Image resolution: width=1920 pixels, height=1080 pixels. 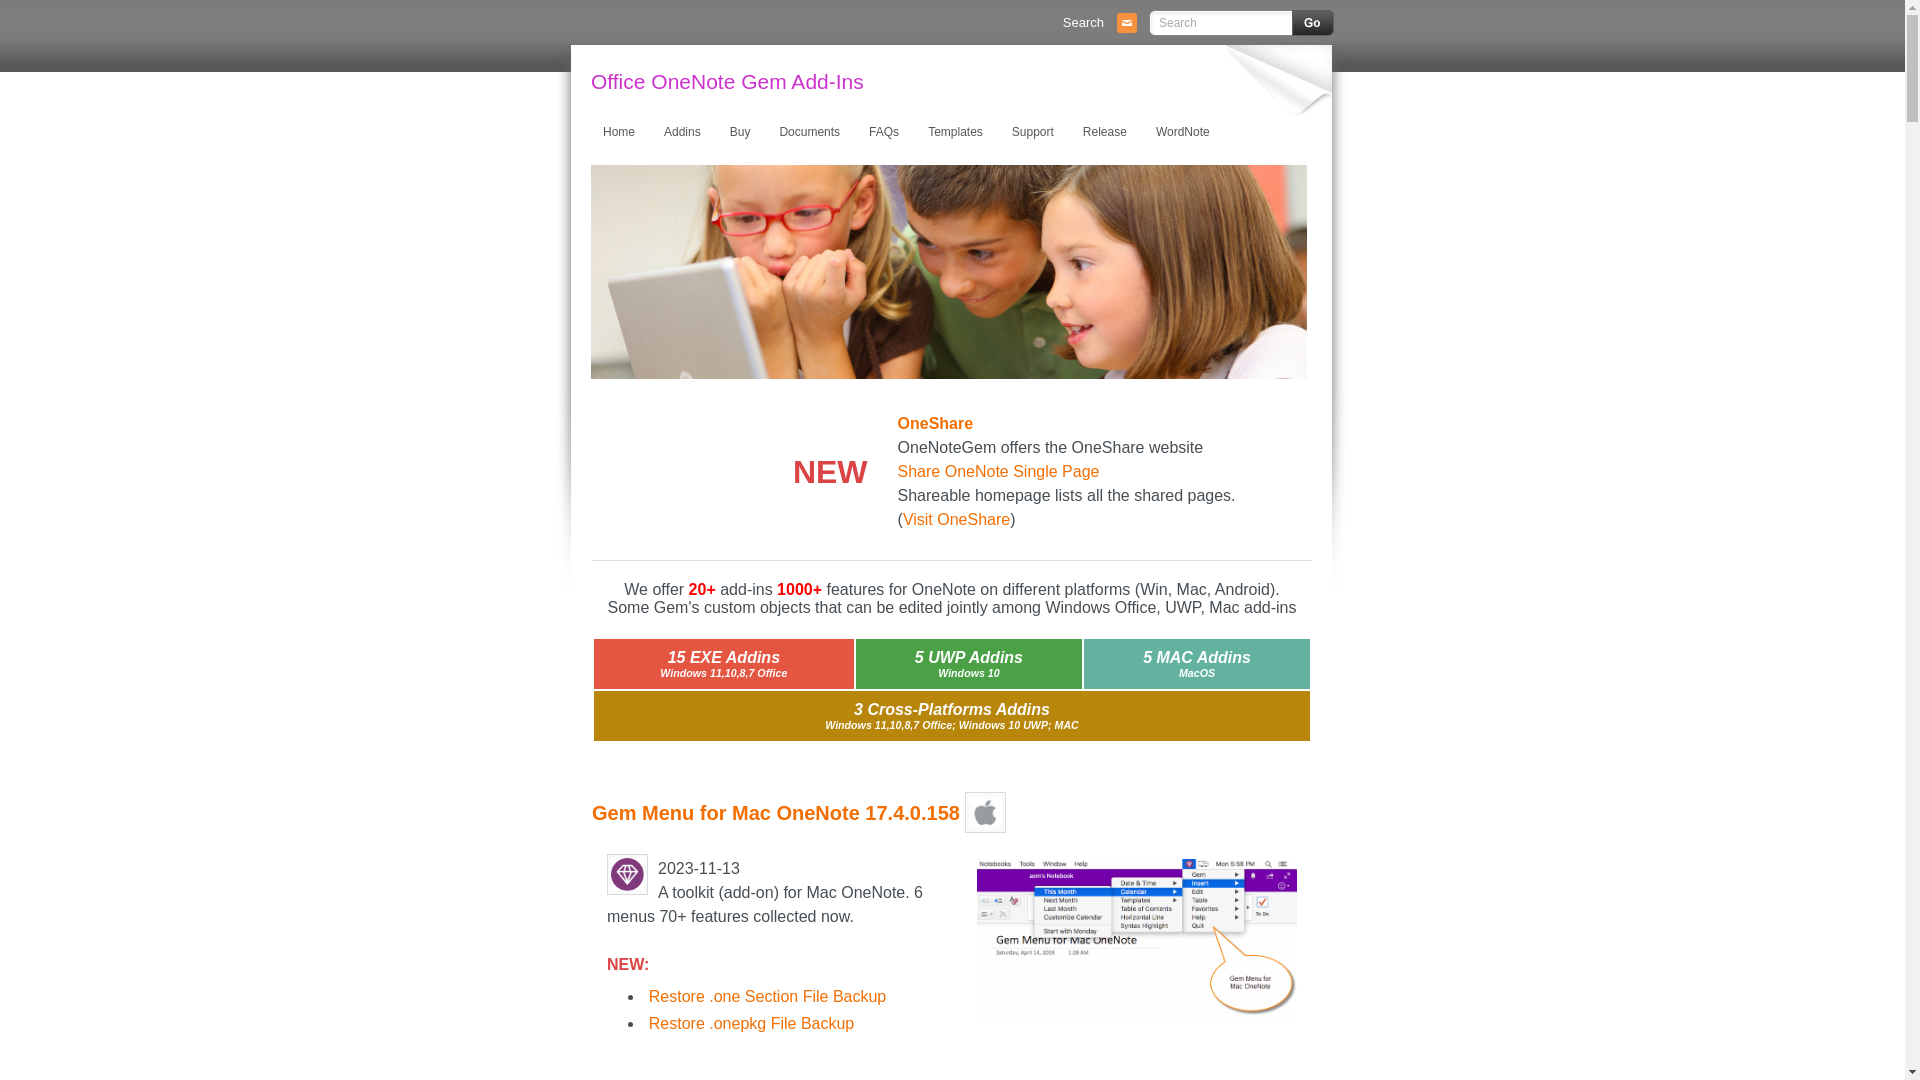 What do you see at coordinates (1196, 664) in the screenshot?
I see `'5 MAC Addins` at bounding box center [1196, 664].